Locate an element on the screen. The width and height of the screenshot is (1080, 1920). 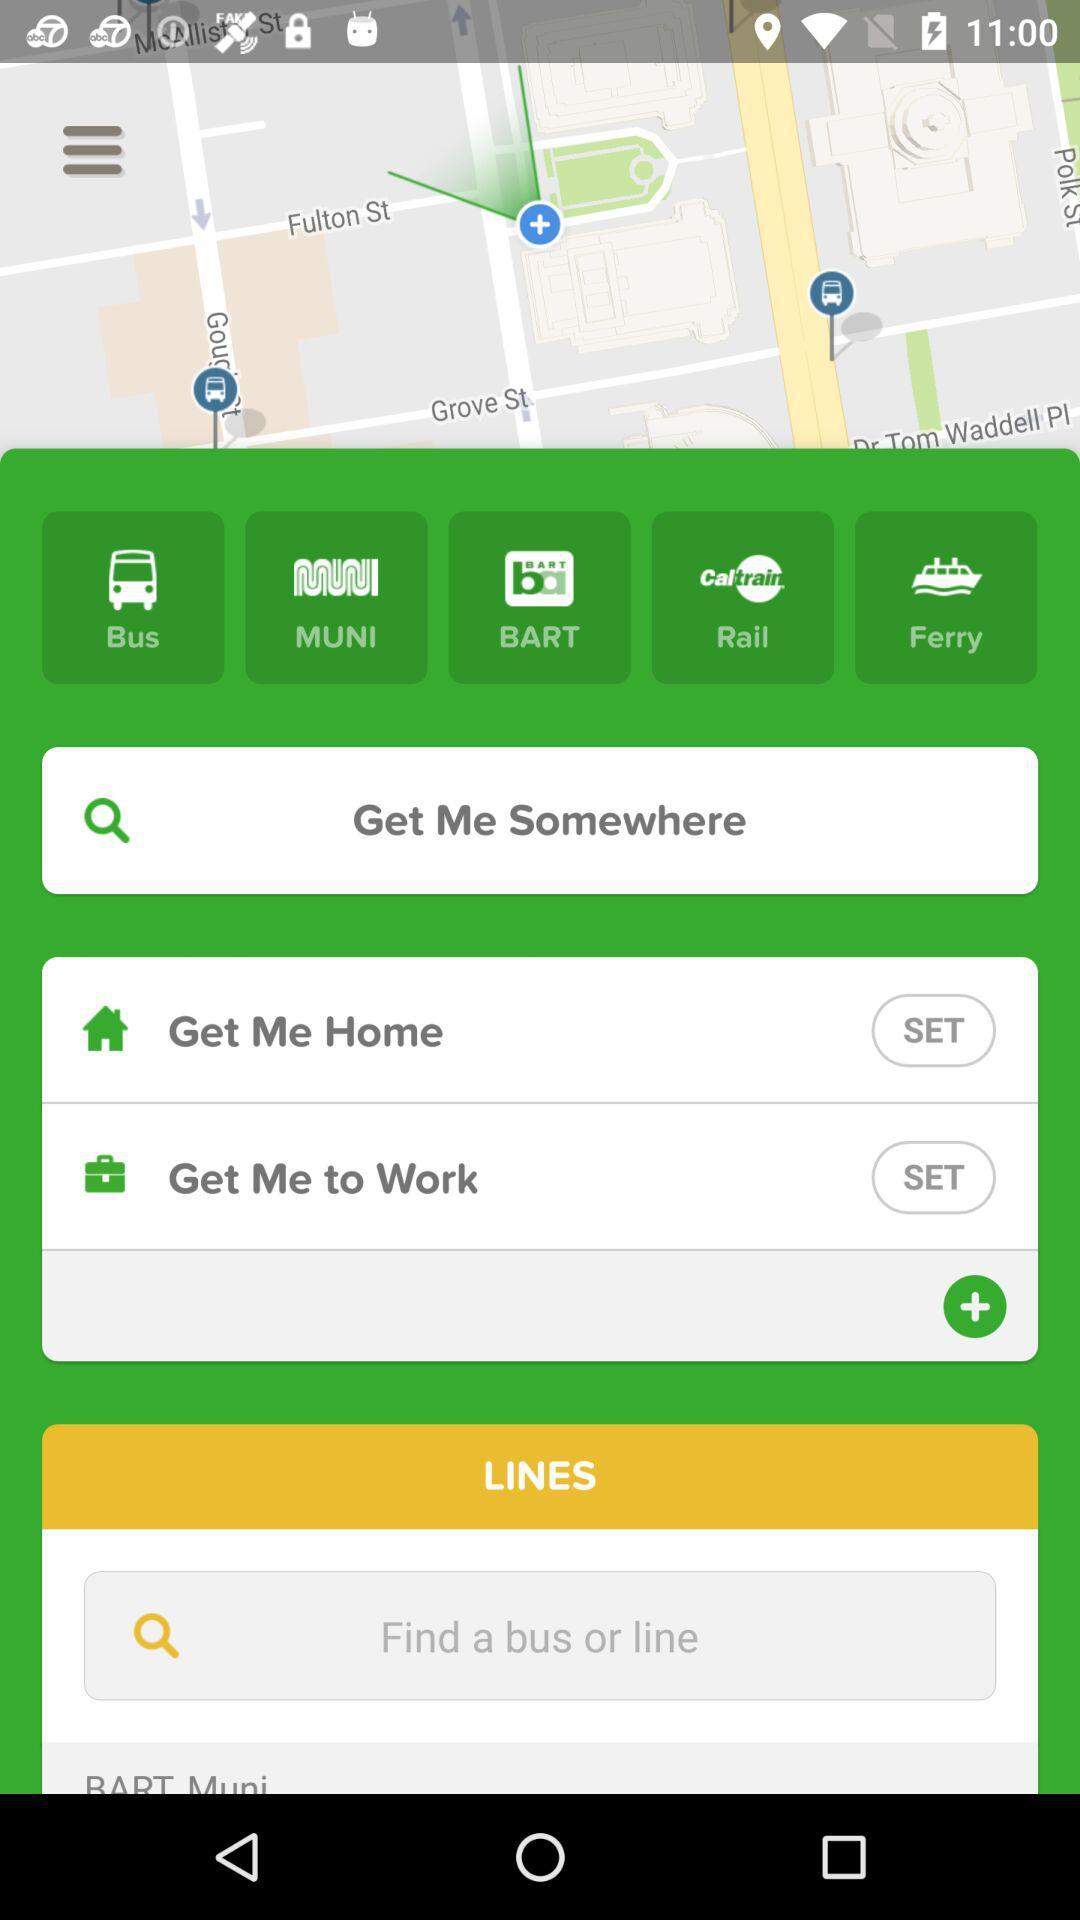
the menu icon is located at coordinates (82, 150).